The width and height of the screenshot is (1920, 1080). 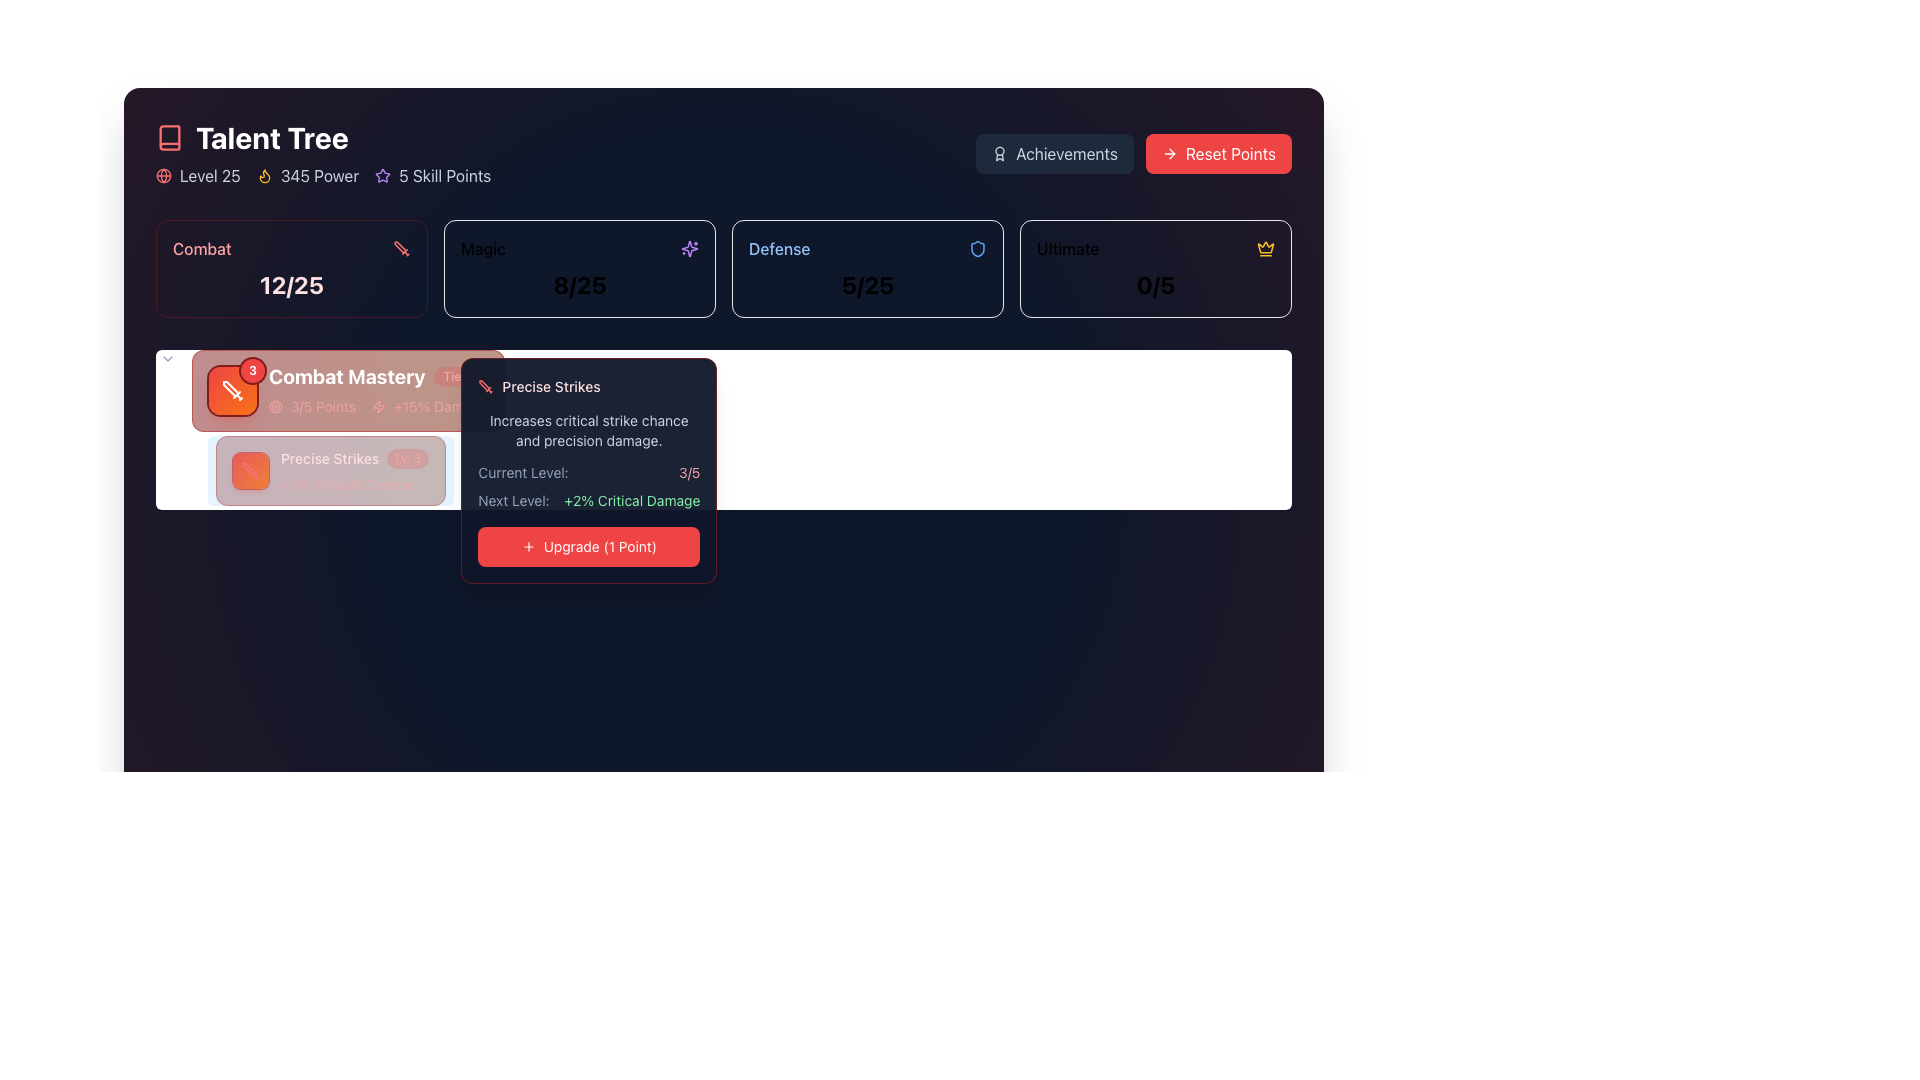 What do you see at coordinates (643, 319) in the screenshot?
I see `the heart icon, which serves as a 'like' or 'favorite' button, allowing users to mark content as liked or preferred` at bounding box center [643, 319].